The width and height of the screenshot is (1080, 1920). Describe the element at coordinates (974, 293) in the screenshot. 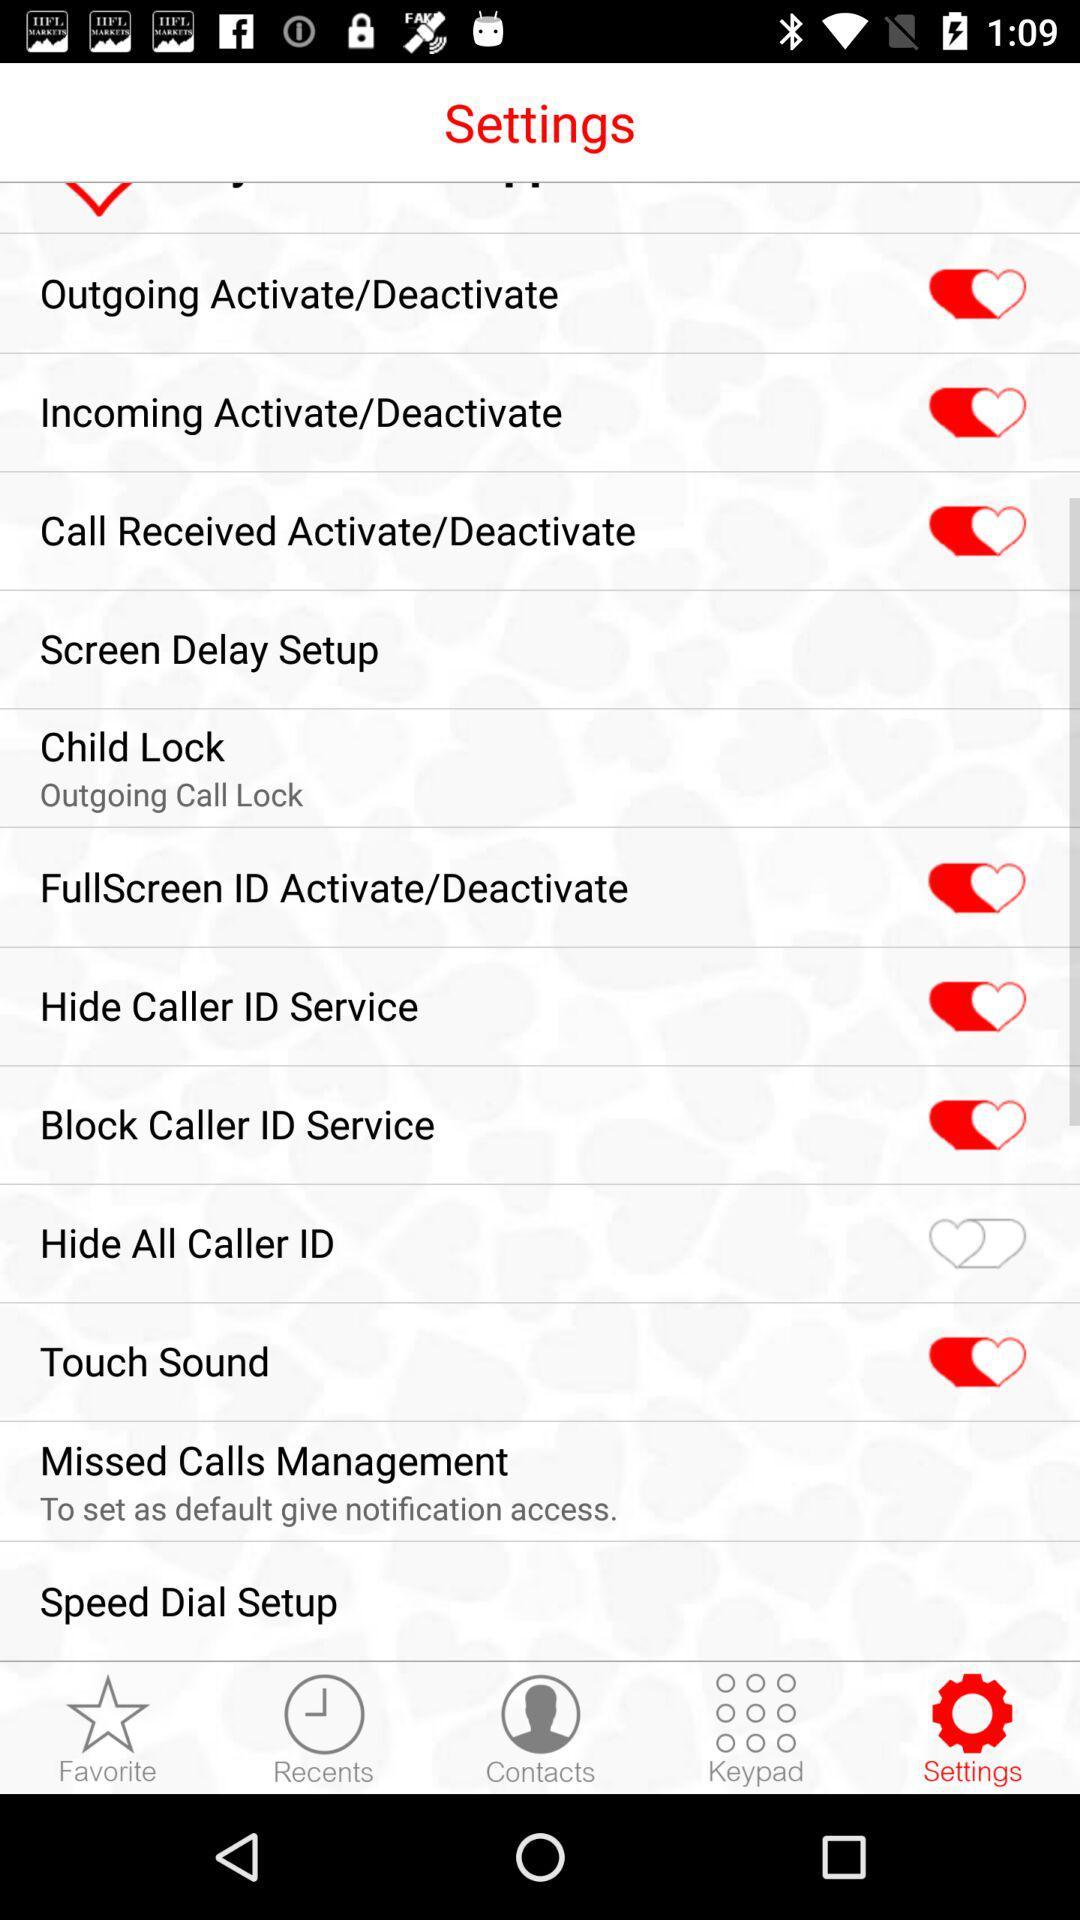

I see `the favorite icon` at that location.